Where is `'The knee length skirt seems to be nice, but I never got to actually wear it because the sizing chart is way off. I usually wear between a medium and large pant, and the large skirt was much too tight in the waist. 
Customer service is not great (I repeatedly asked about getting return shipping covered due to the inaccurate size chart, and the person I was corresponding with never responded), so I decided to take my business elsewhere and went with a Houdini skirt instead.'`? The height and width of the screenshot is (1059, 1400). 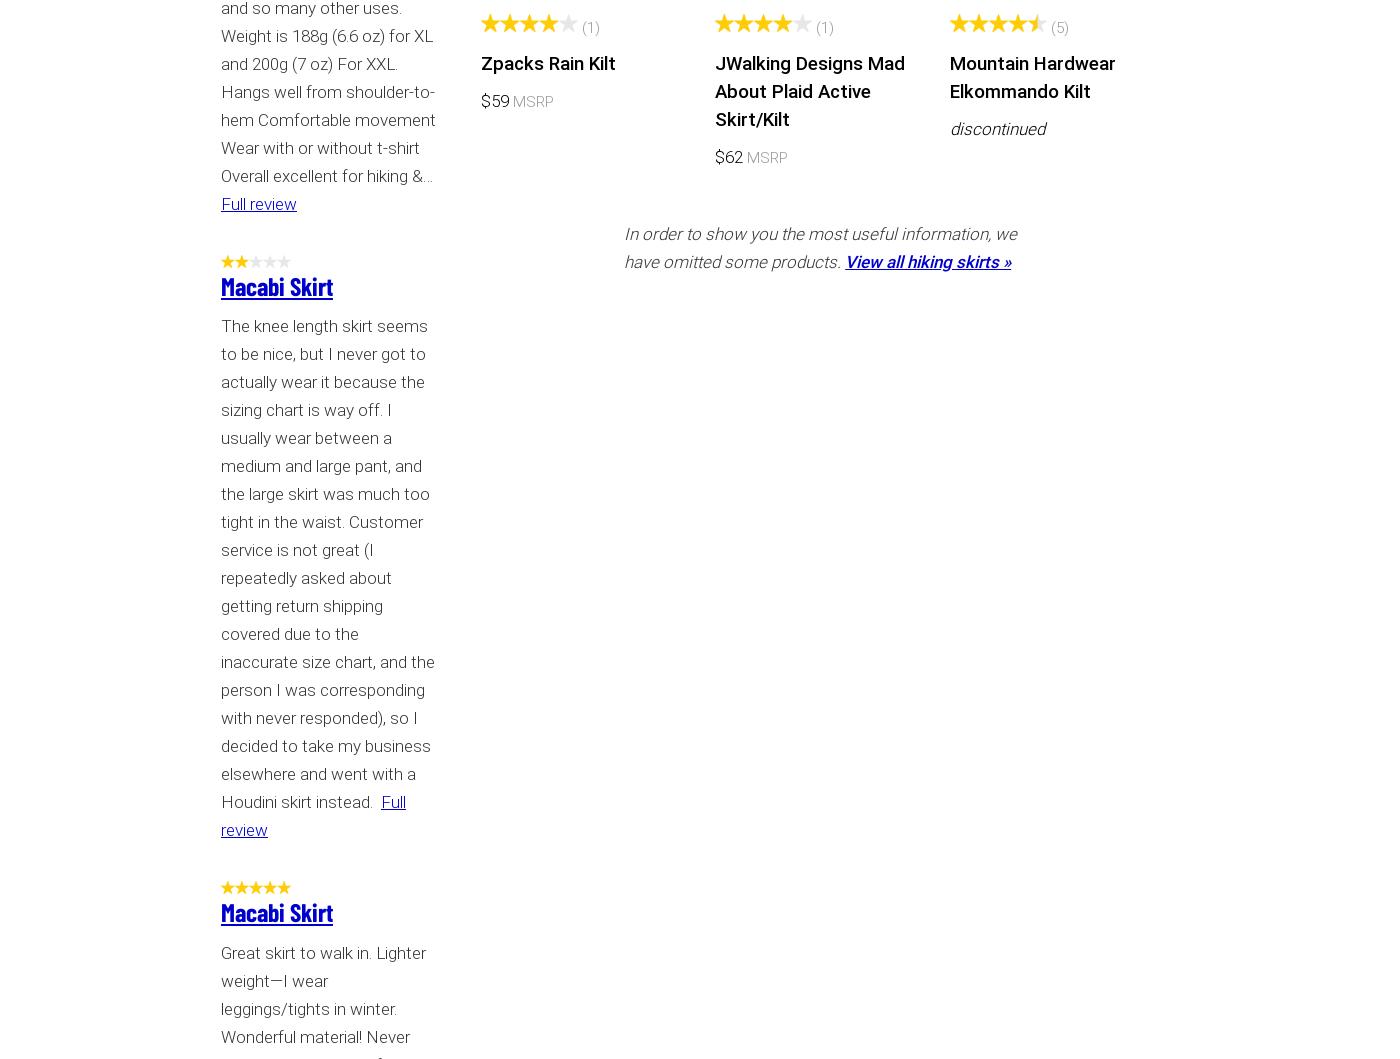 'The knee length skirt seems to be nice, but I never got to actually wear it because the sizing chart is way off. I usually wear between a medium and large pant, and the large skirt was much too tight in the waist. 
Customer service is not great (I repeatedly asked about getting return shipping covered due to the inaccurate size chart, and the person I was corresponding with never responded), so I decided to take my business elsewhere and went with a Houdini skirt instead.' is located at coordinates (327, 563).